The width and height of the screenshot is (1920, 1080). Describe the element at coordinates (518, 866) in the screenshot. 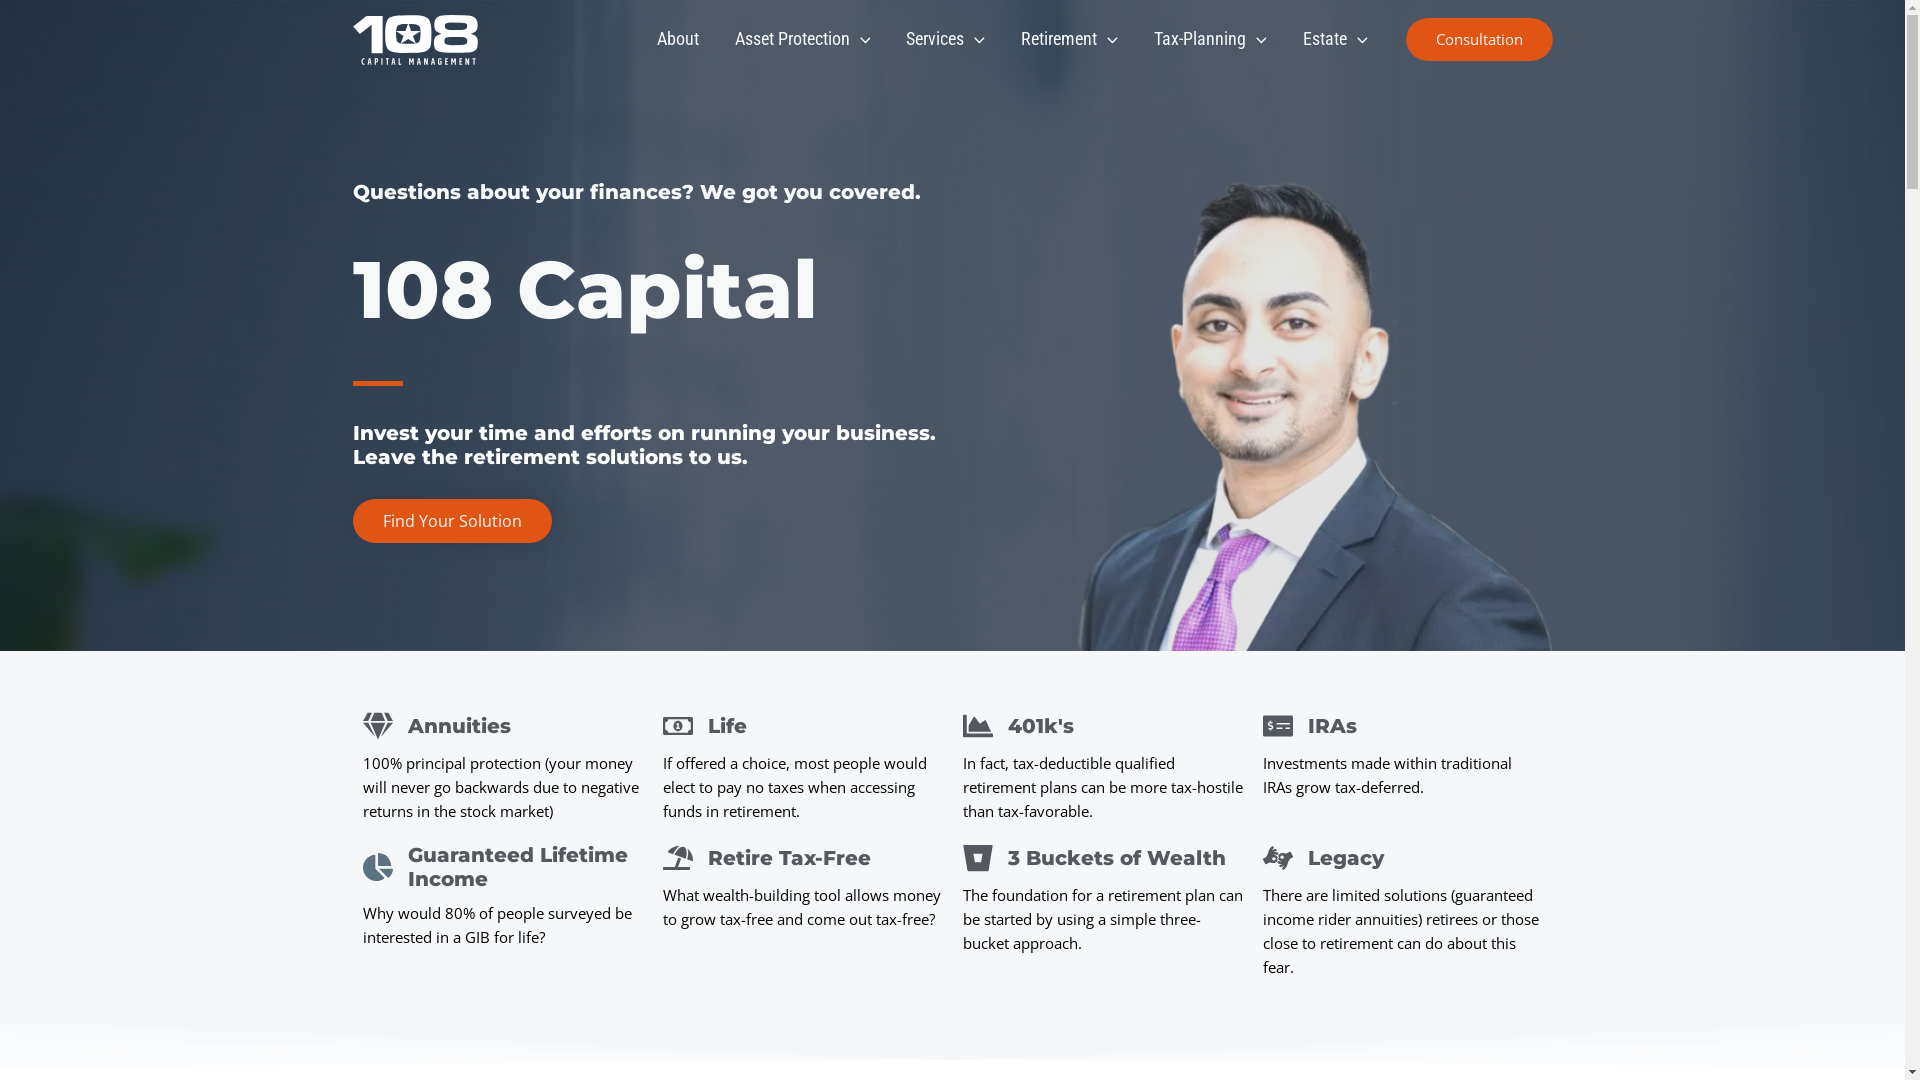

I see `'Guaranteed Lifetime Income'` at that location.